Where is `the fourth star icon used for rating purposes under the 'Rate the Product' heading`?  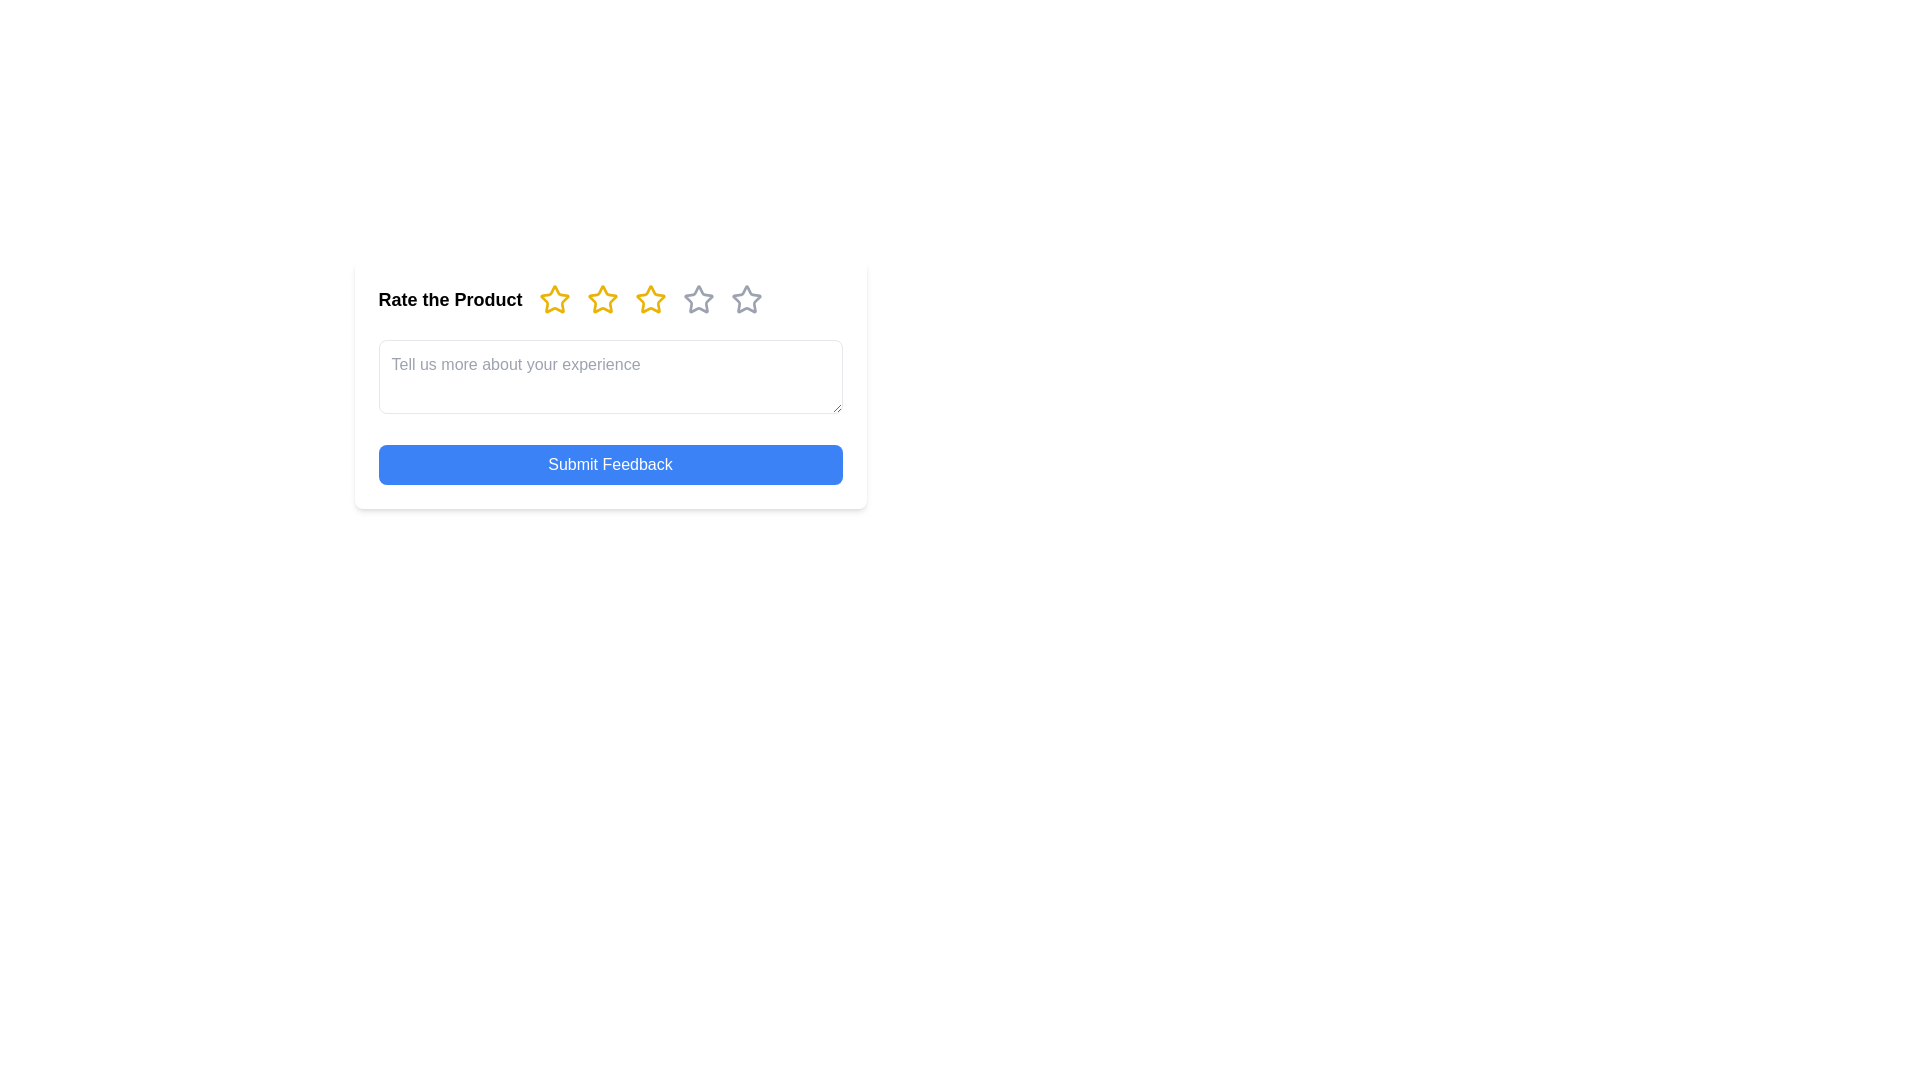
the fourth star icon used for rating purposes under the 'Rate the Product' heading is located at coordinates (698, 300).